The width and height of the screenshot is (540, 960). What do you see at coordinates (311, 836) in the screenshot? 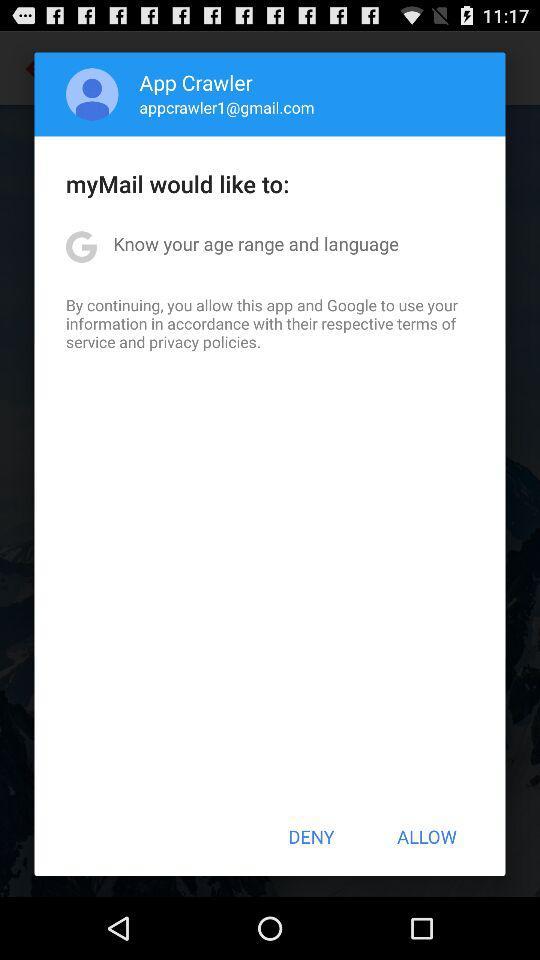
I see `icon to the left of the allow icon` at bounding box center [311, 836].